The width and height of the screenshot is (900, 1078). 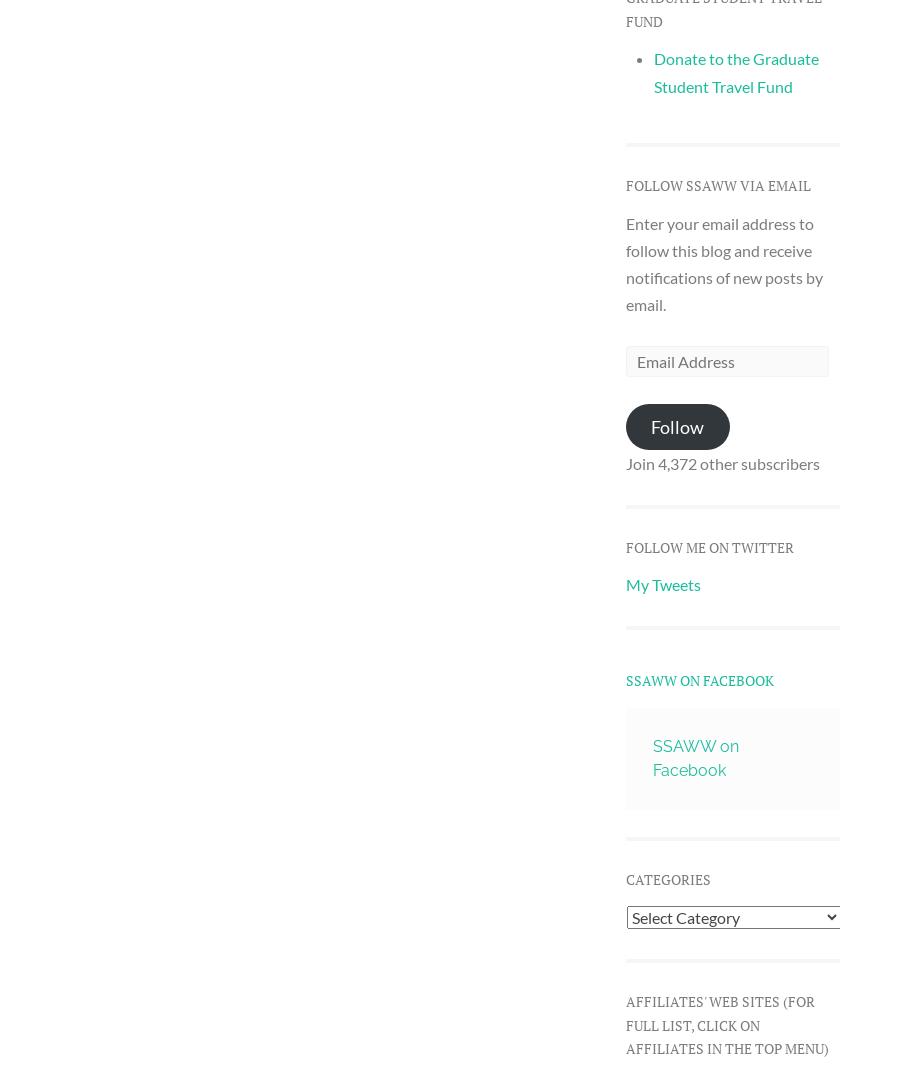 I want to click on 'Follow', so click(x=676, y=426).